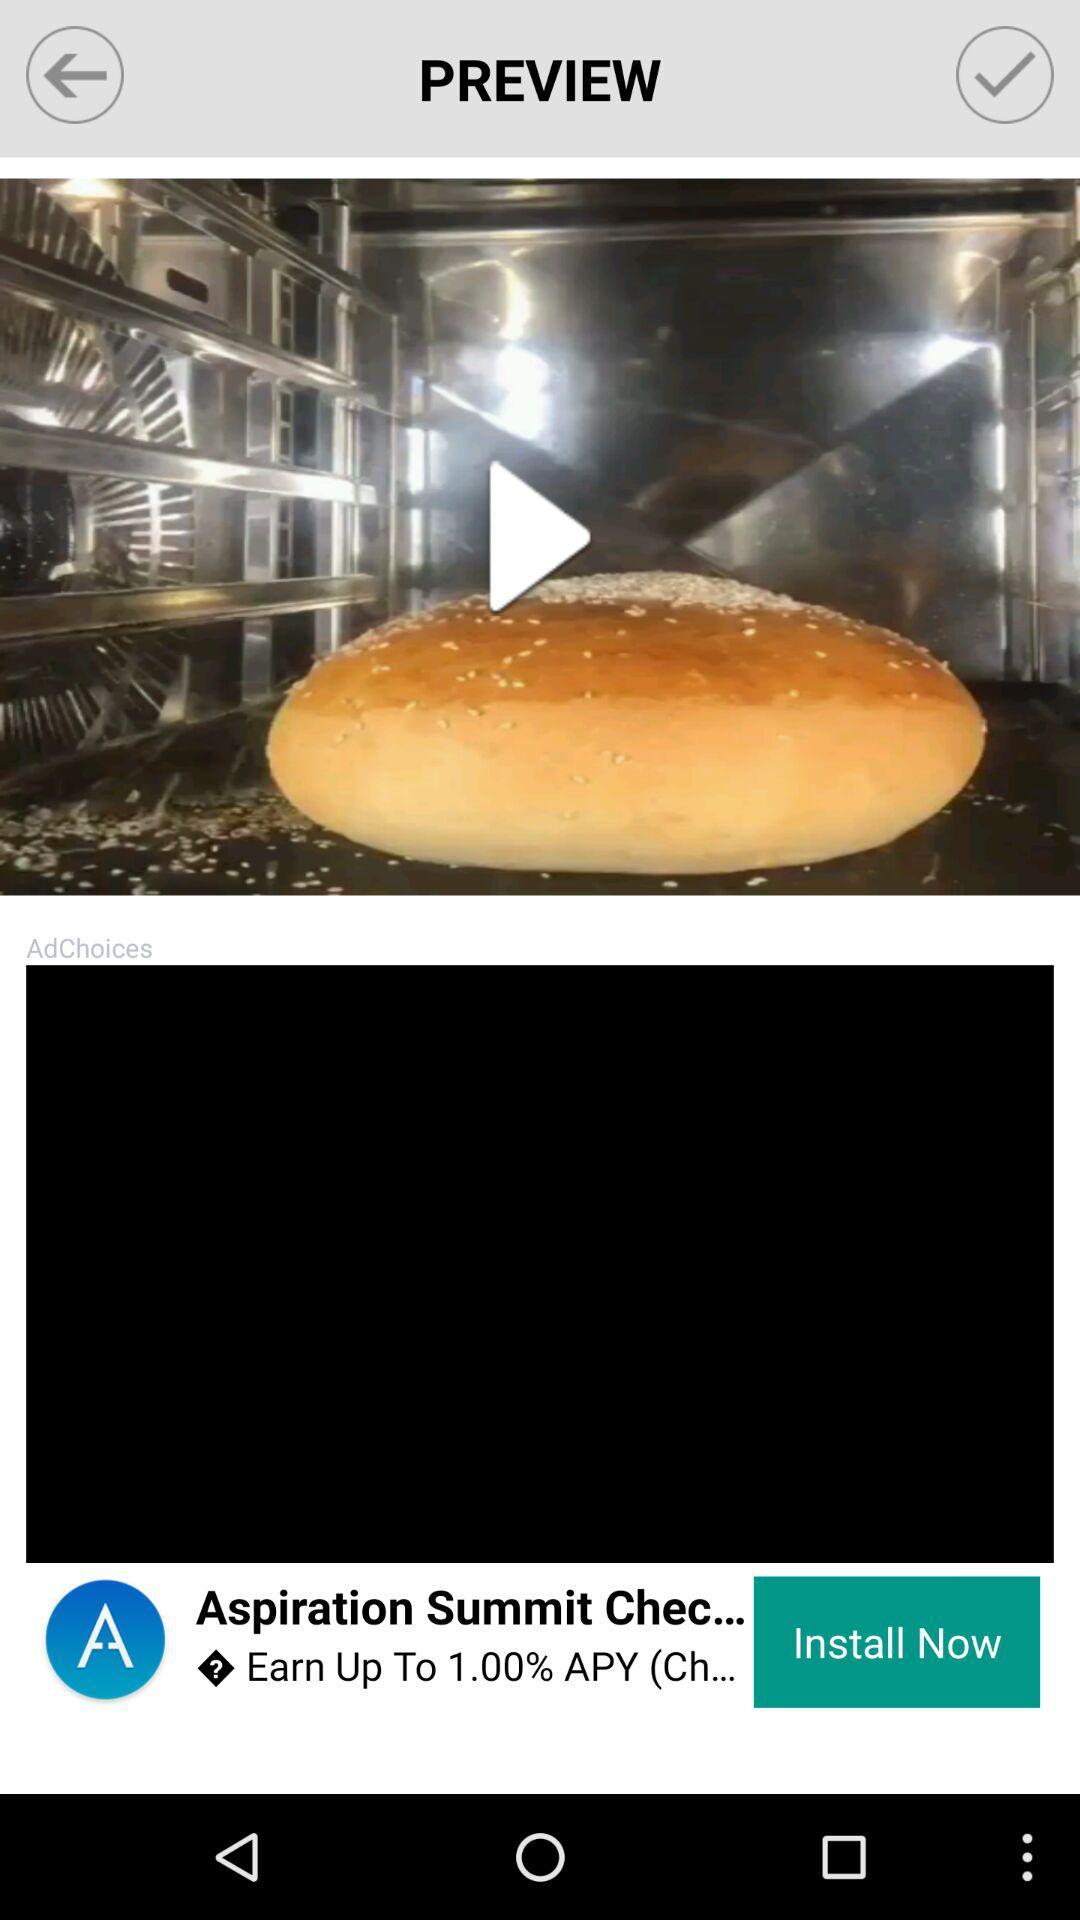  What do you see at coordinates (474, 1666) in the screenshot?
I see `item below the aspiration summit checking icon` at bounding box center [474, 1666].